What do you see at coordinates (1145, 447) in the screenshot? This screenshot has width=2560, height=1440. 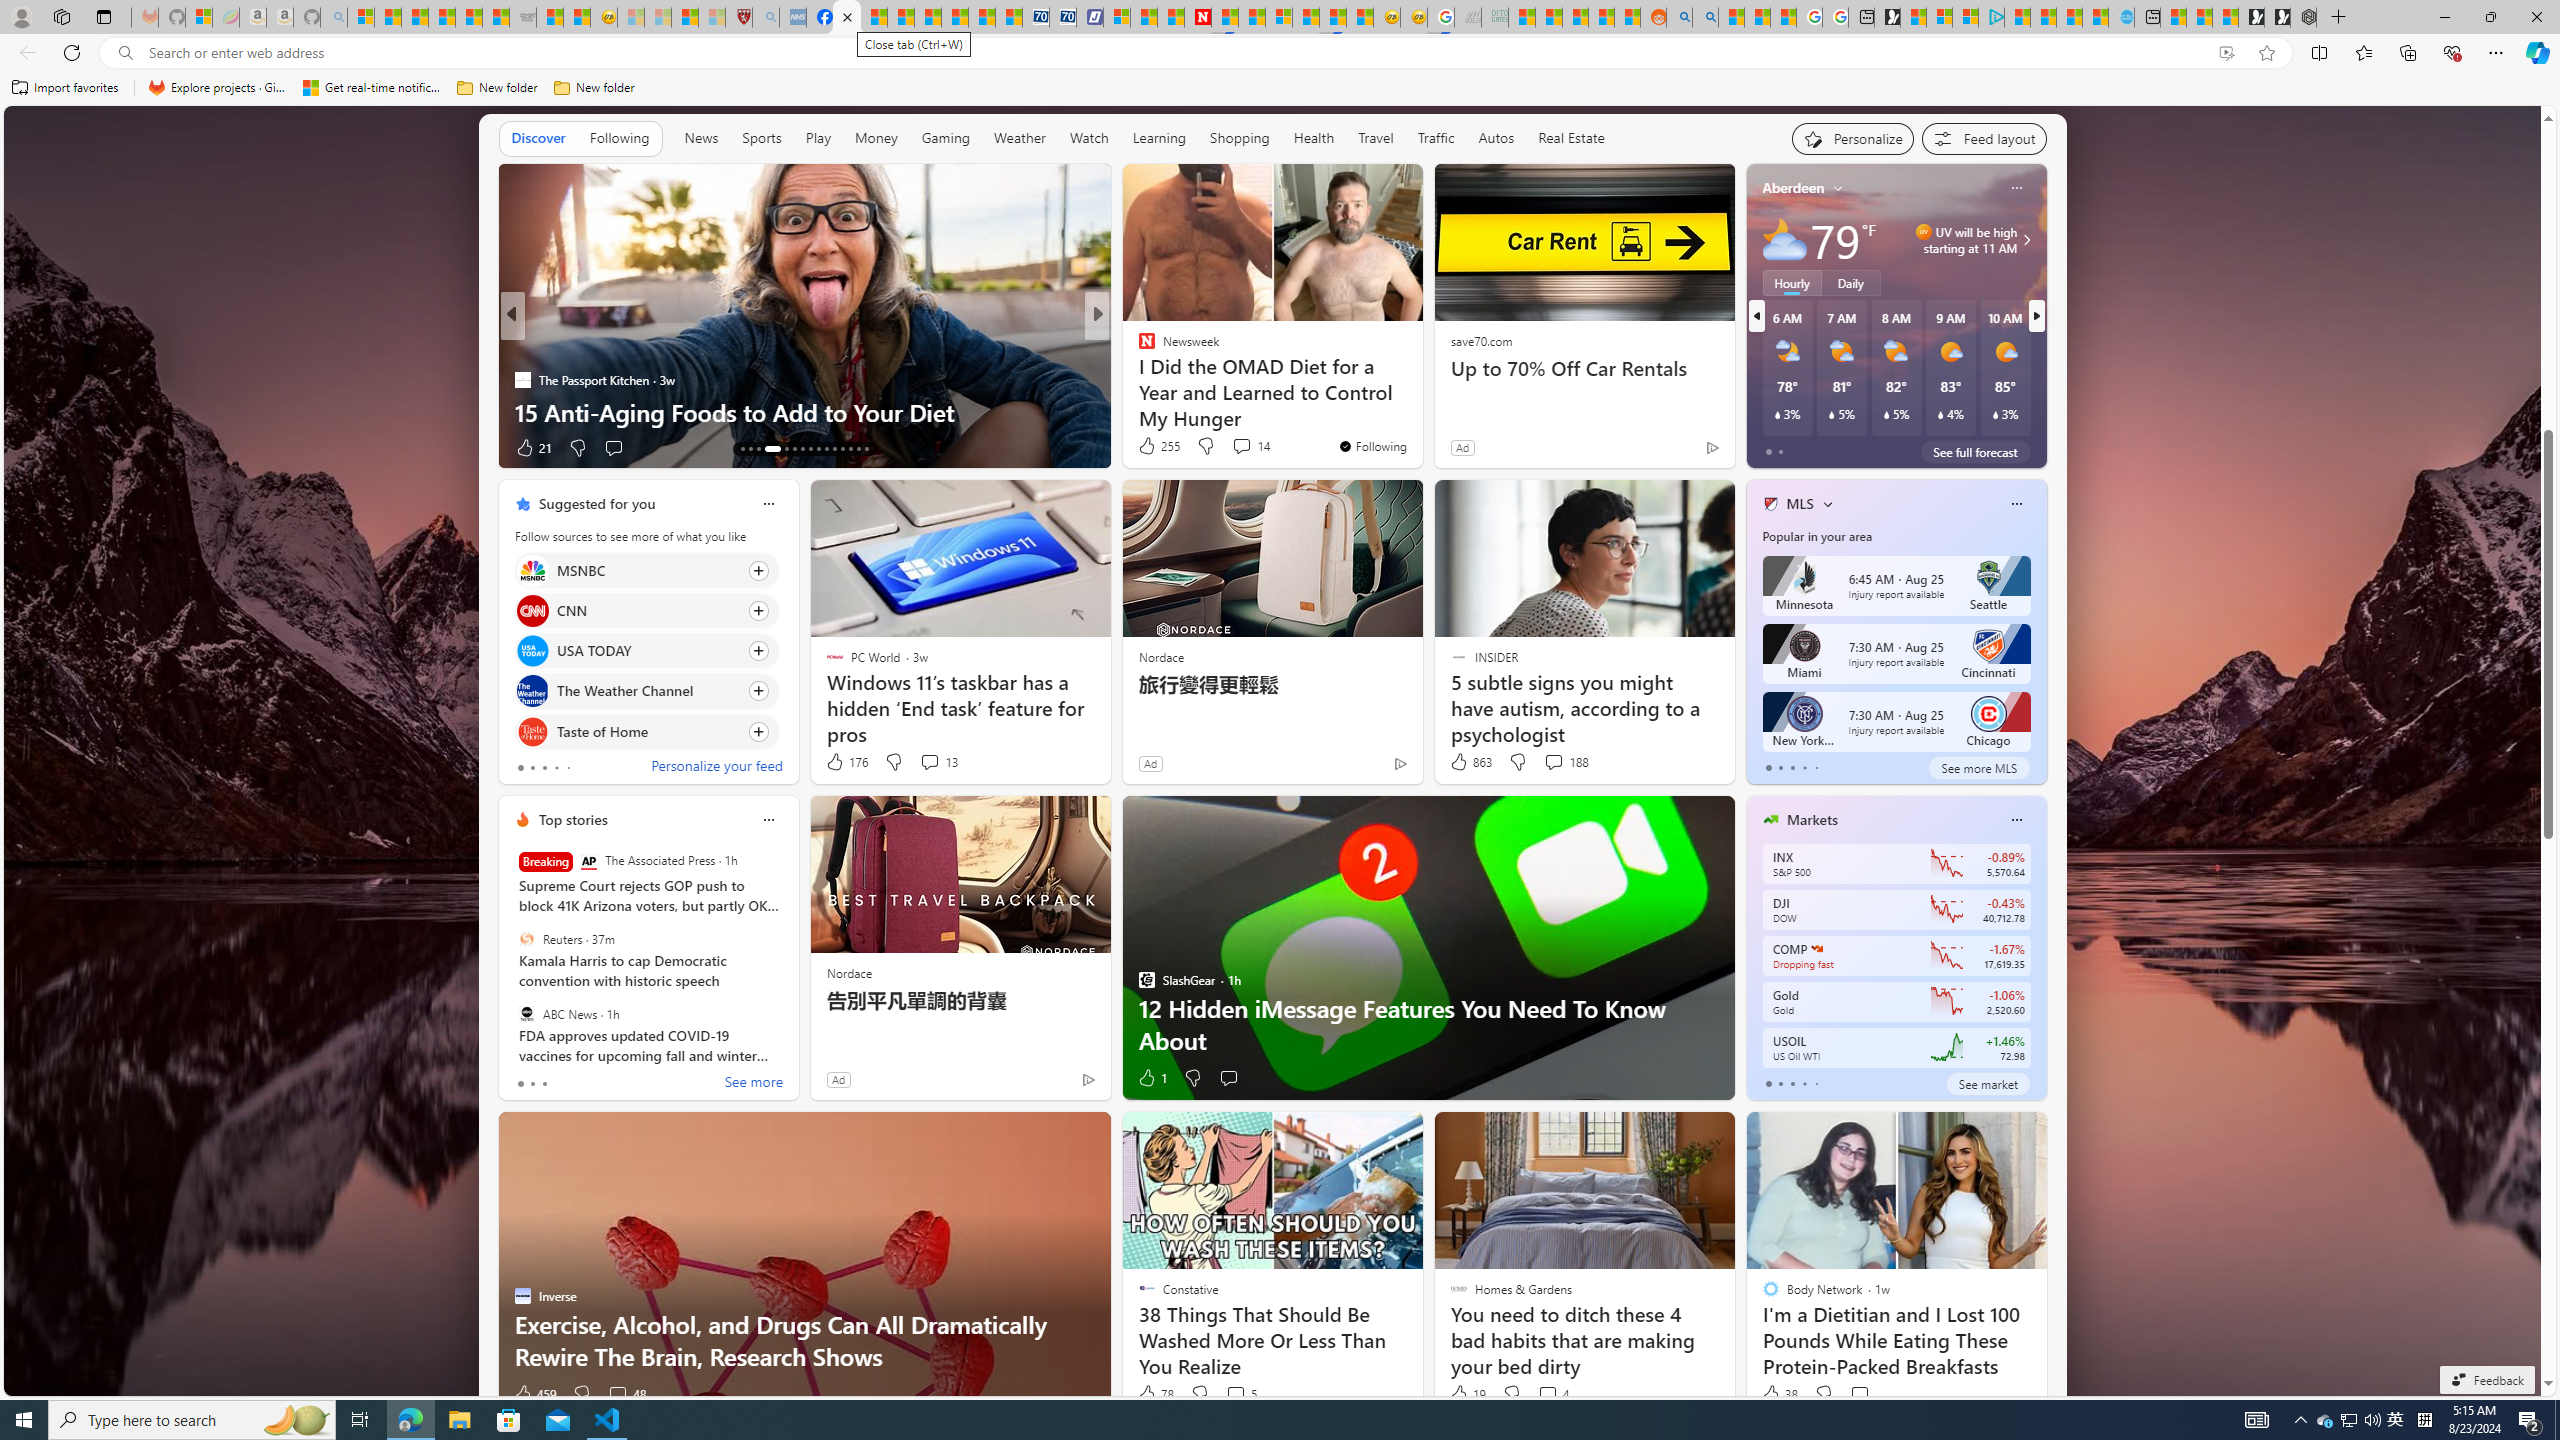 I see `'9 Like'` at bounding box center [1145, 447].